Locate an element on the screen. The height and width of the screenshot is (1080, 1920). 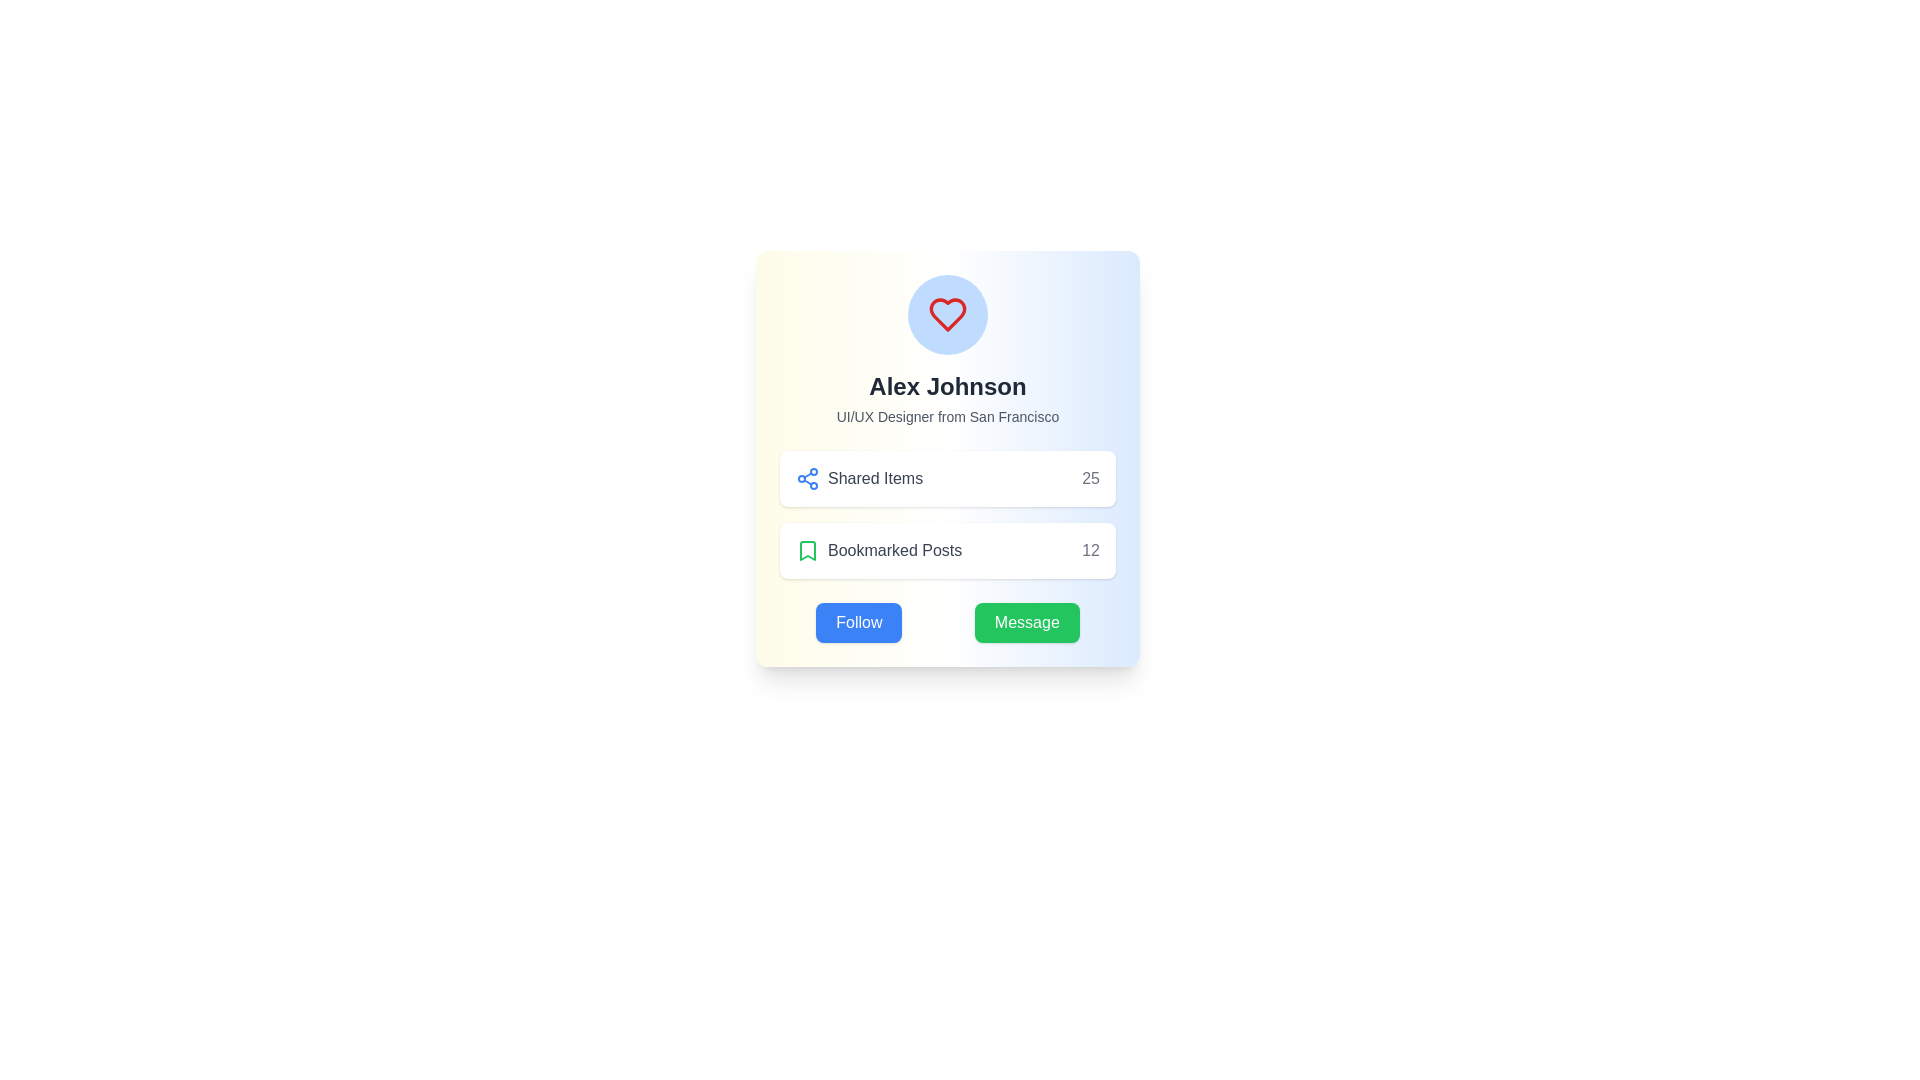
the 'Shared Items' text label, which is styled in gray and located next to a sharing icon and the number '25' is located at coordinates (875, 478).